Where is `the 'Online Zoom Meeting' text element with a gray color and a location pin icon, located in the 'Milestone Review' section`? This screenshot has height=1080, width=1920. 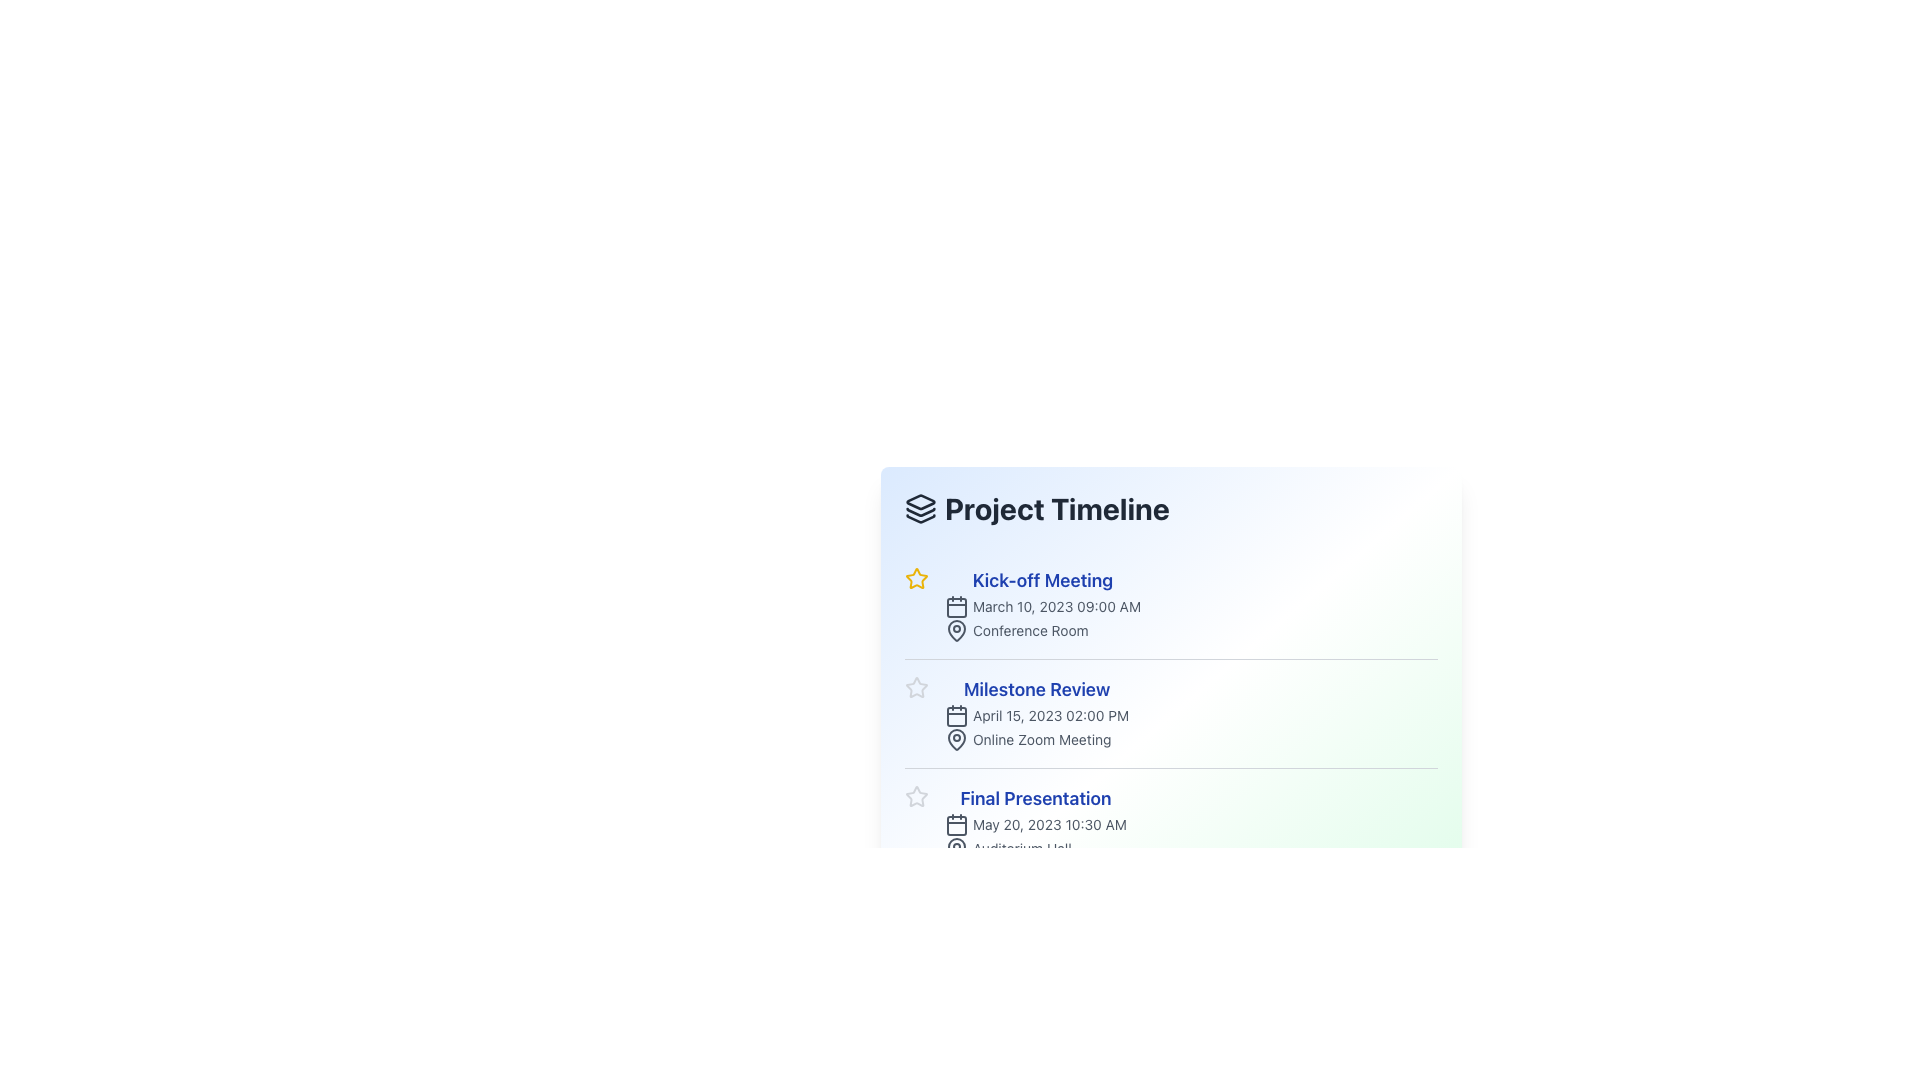 the 'Online Zoom Meeting' text element with a gray color and a location pin icon, located in the 'Milestone Review' section is located at coordinates (1036, 740).